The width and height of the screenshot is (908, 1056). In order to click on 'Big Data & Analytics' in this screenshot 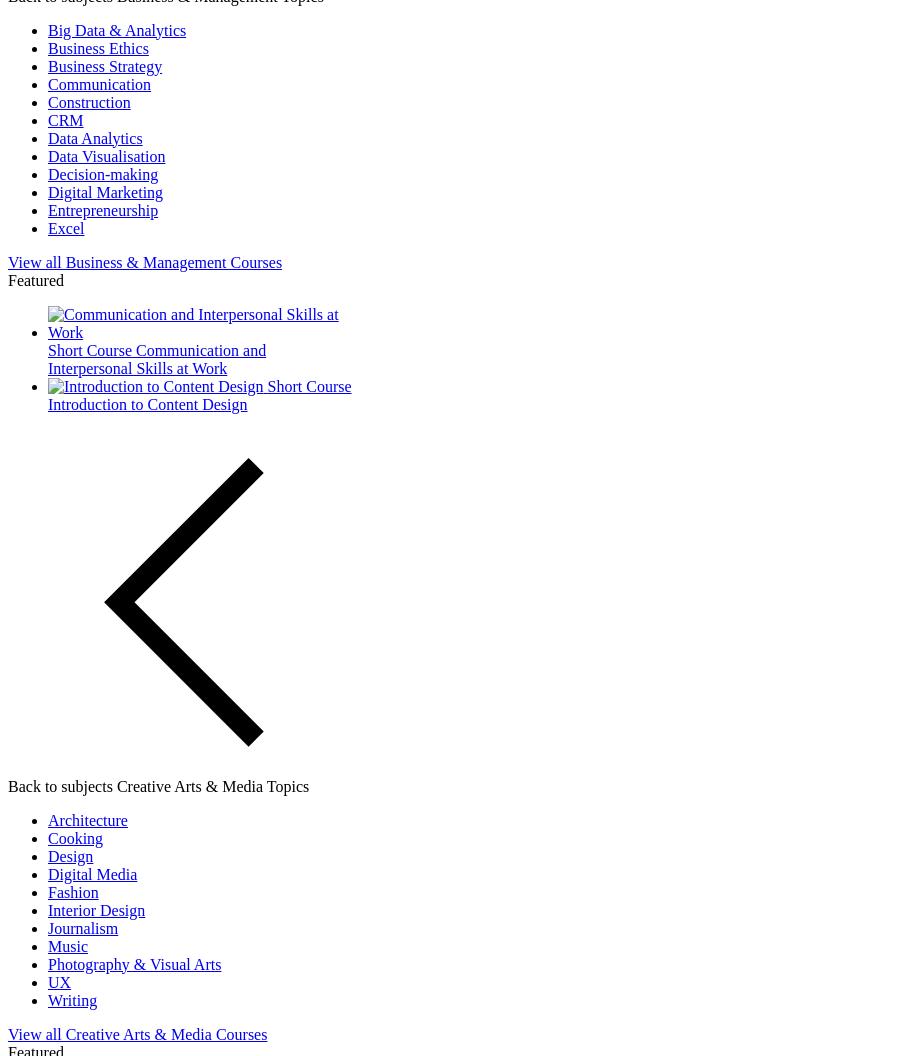, I will do `click(48, 29)`.